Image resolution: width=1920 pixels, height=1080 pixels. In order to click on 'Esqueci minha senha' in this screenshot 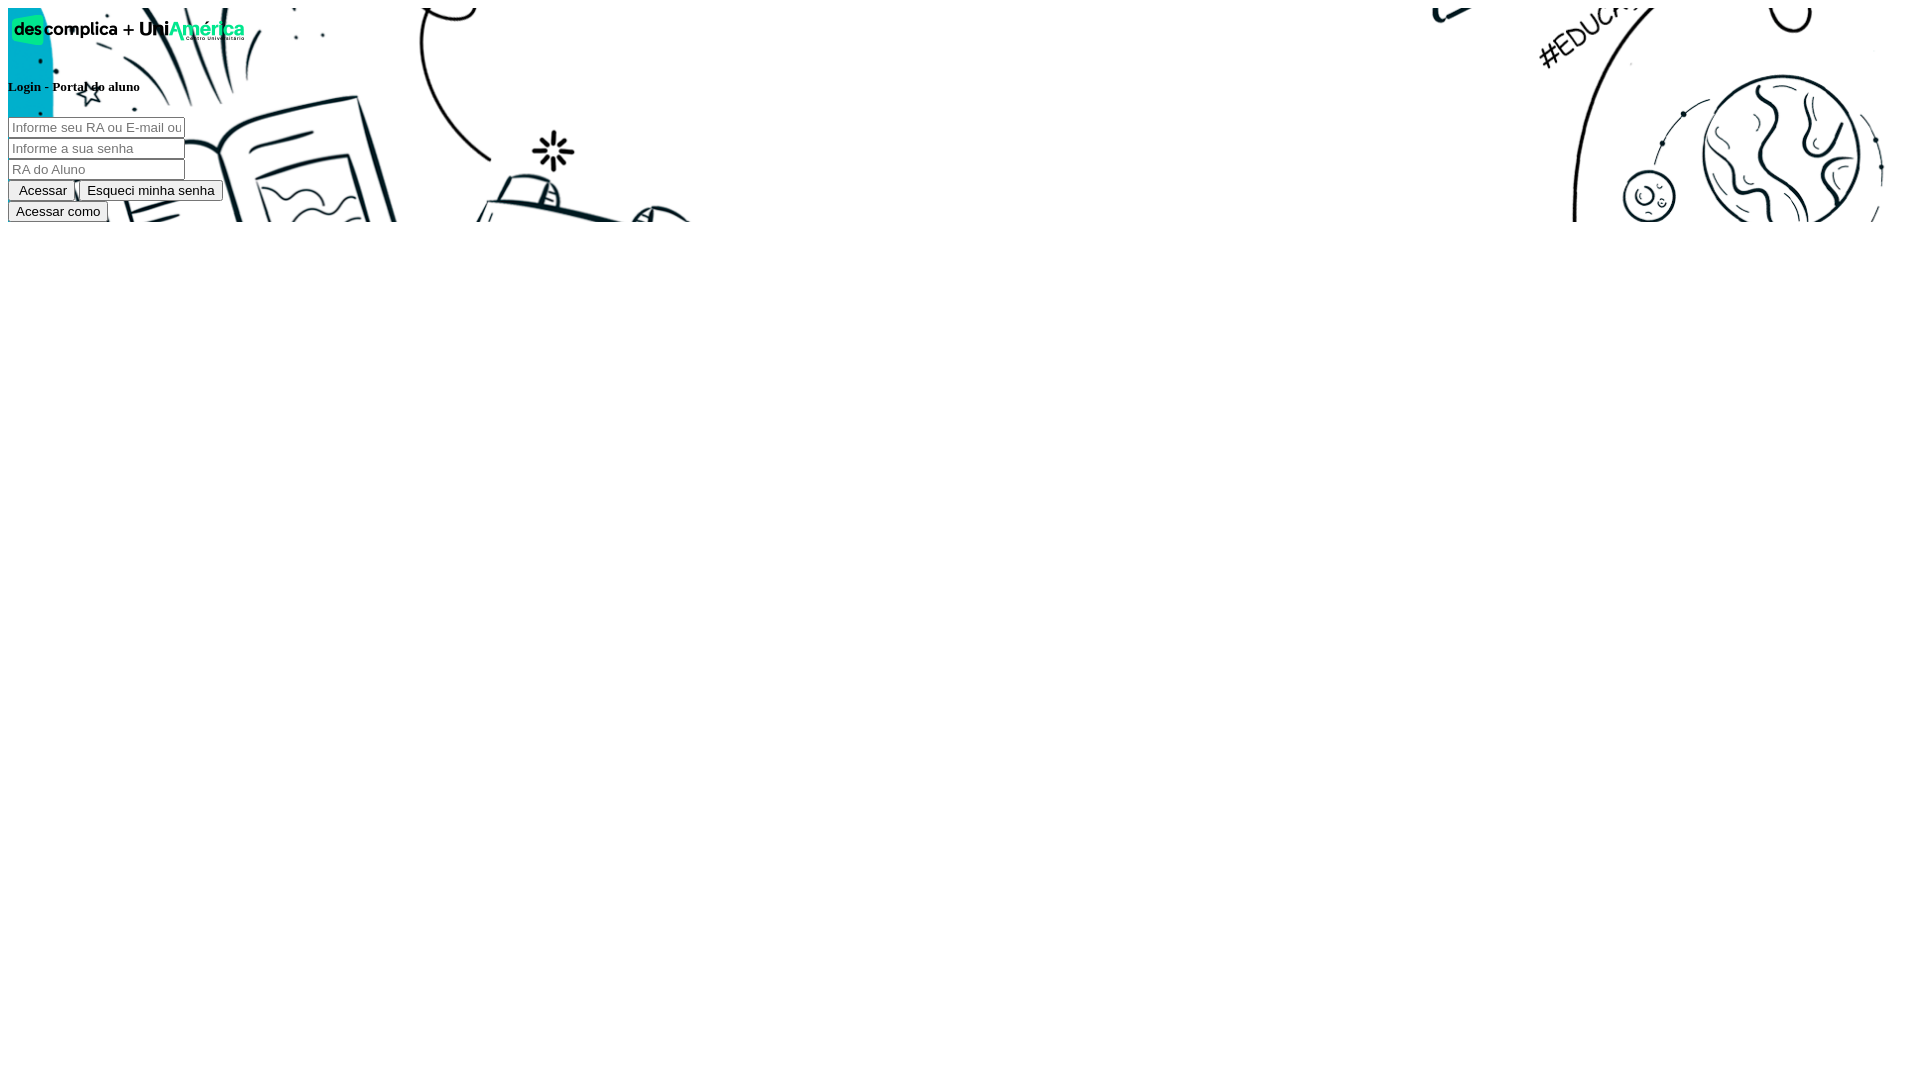, I will do `click(149, 190)`.